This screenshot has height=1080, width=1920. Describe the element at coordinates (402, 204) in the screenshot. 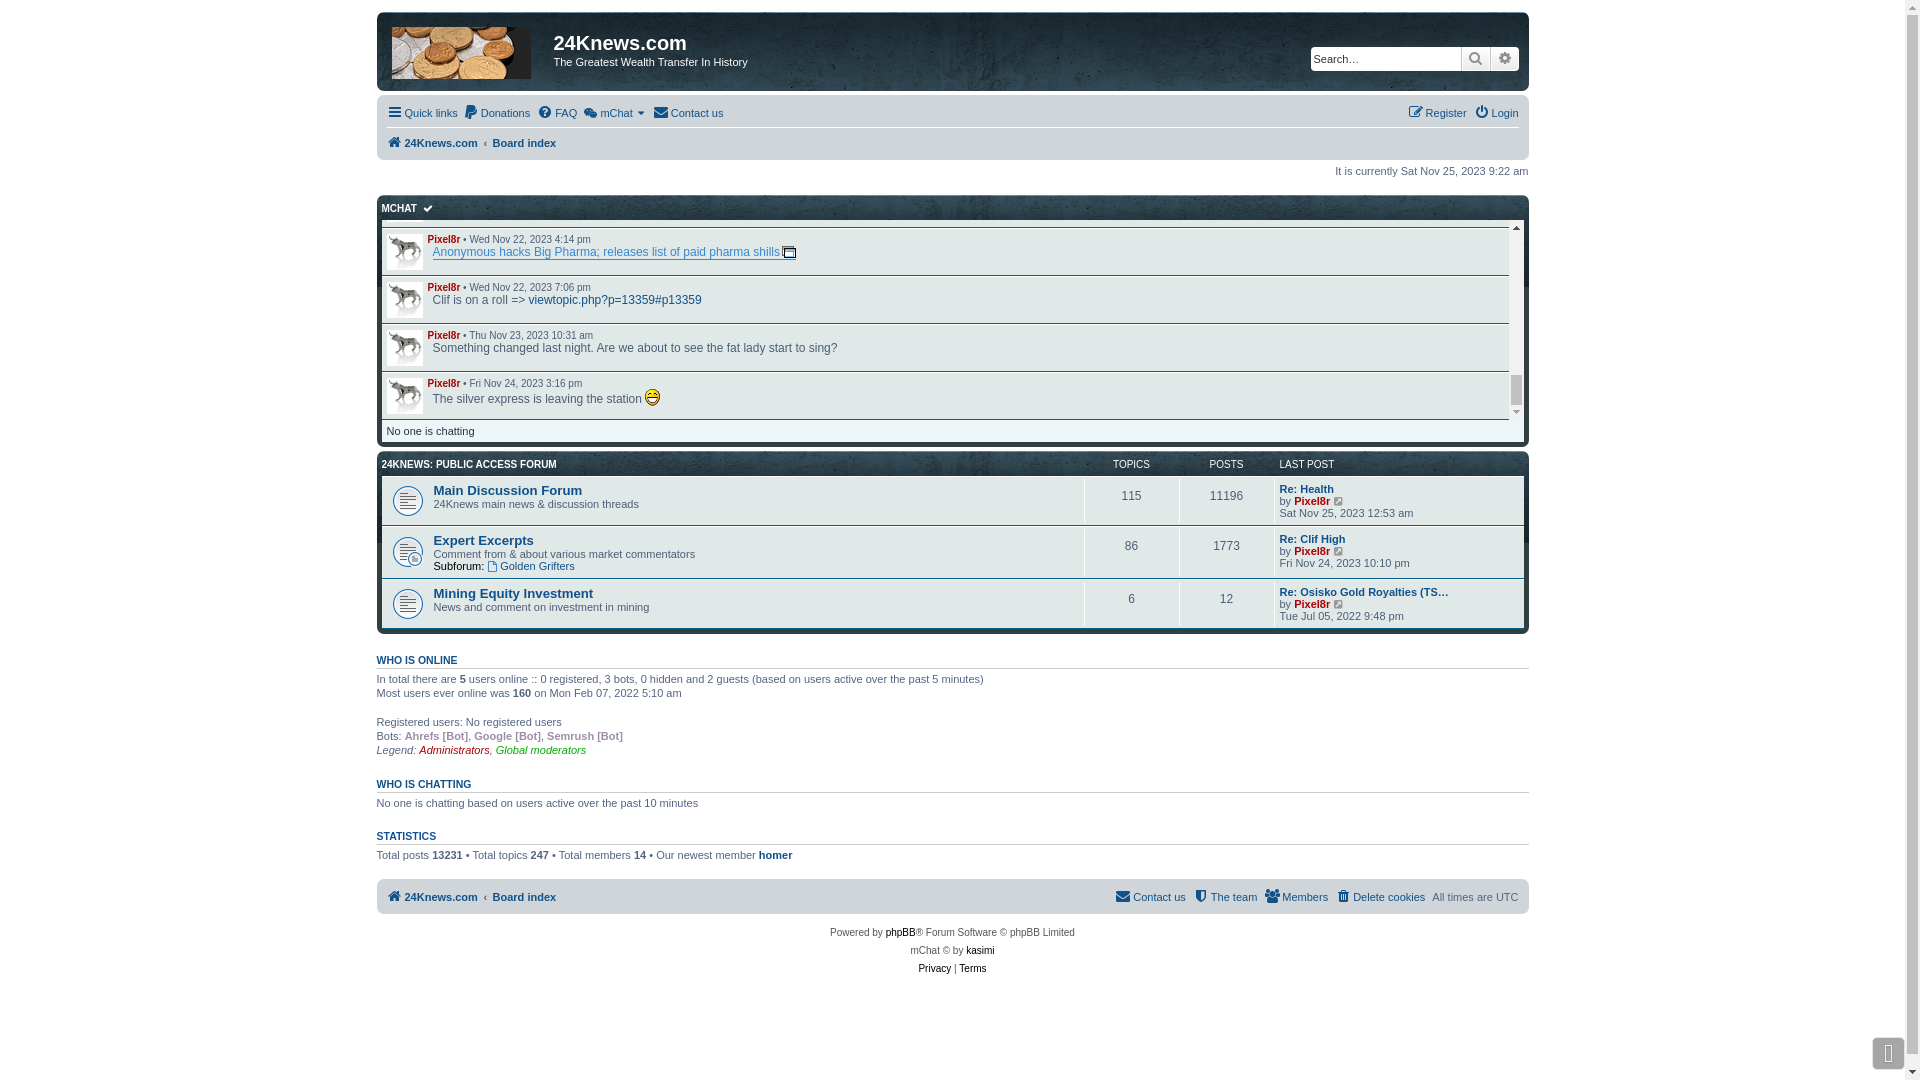

I see `'Profile'` at that location.